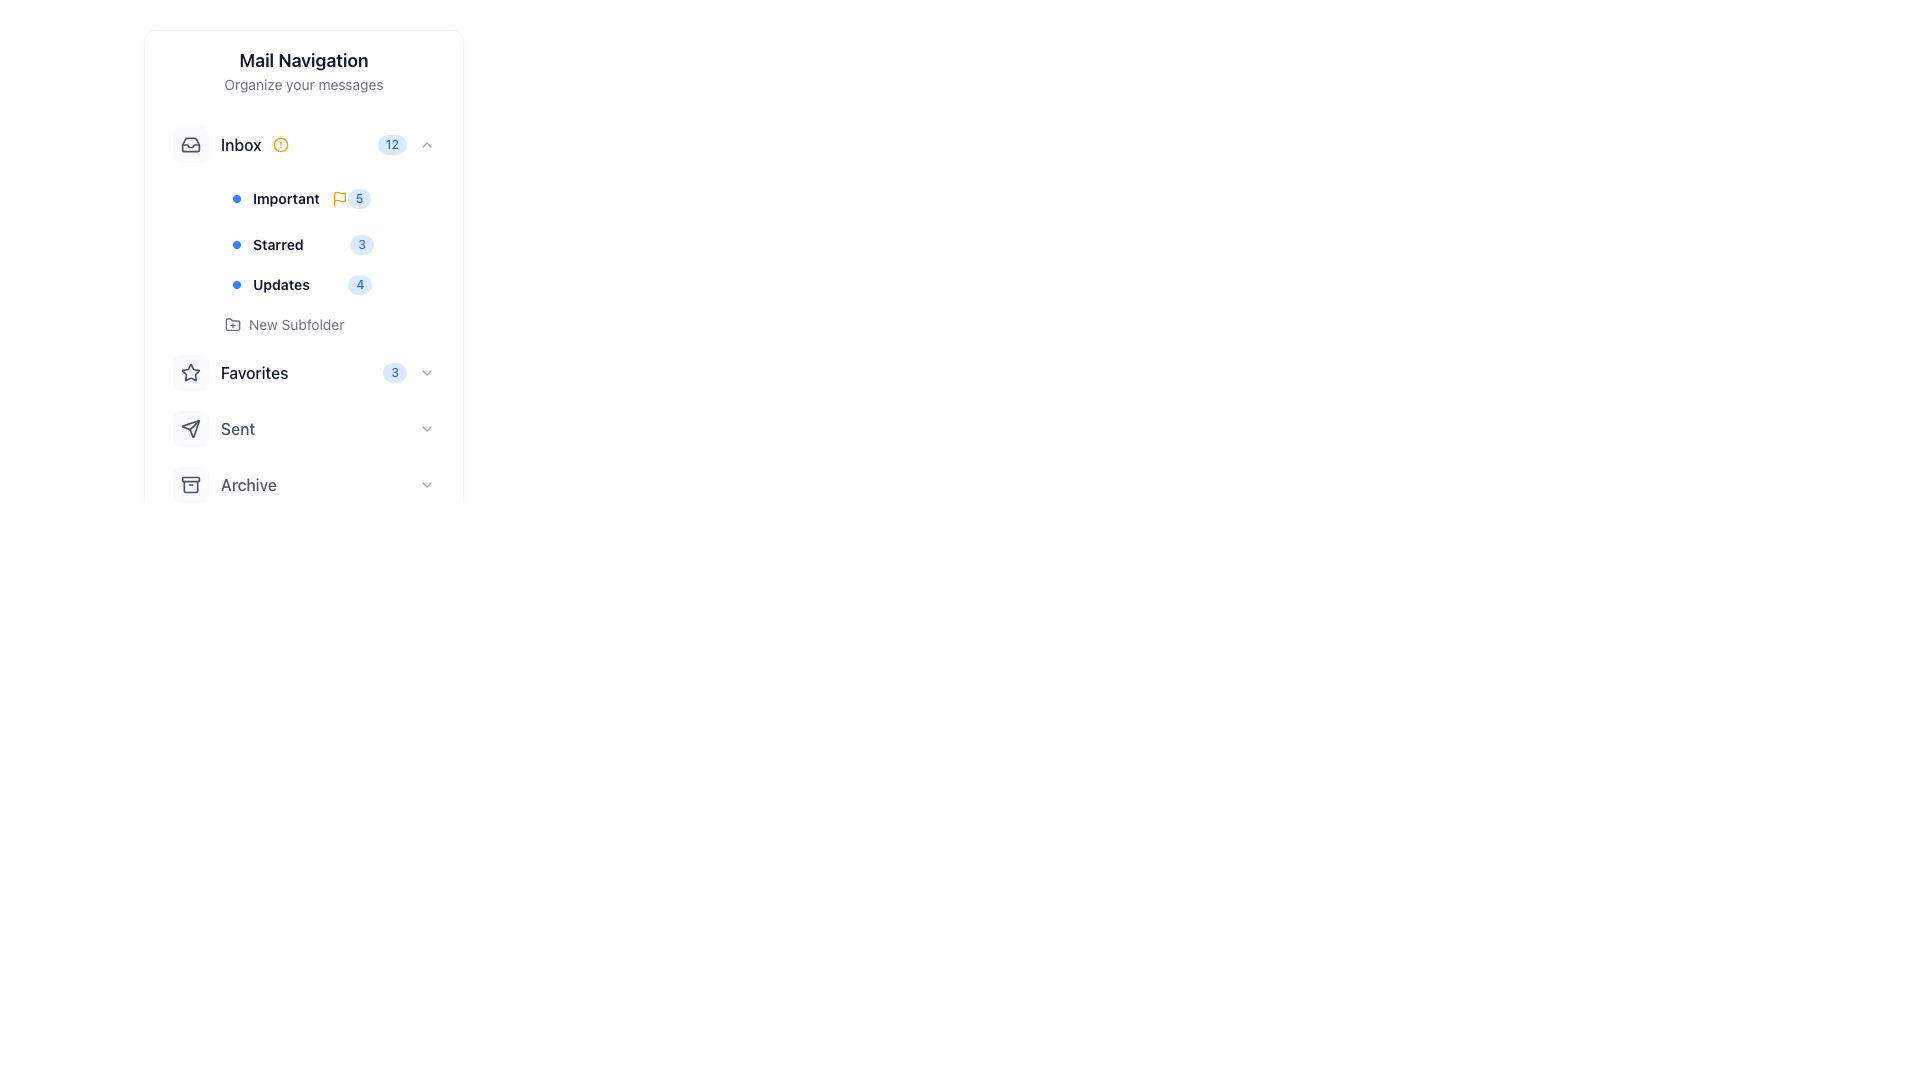  What do you see at coordinates (302, 144) in the screenshot?
I see `the 'Inbox' button in the Mail Navigation vertical list` at bounding box center [302, 144].